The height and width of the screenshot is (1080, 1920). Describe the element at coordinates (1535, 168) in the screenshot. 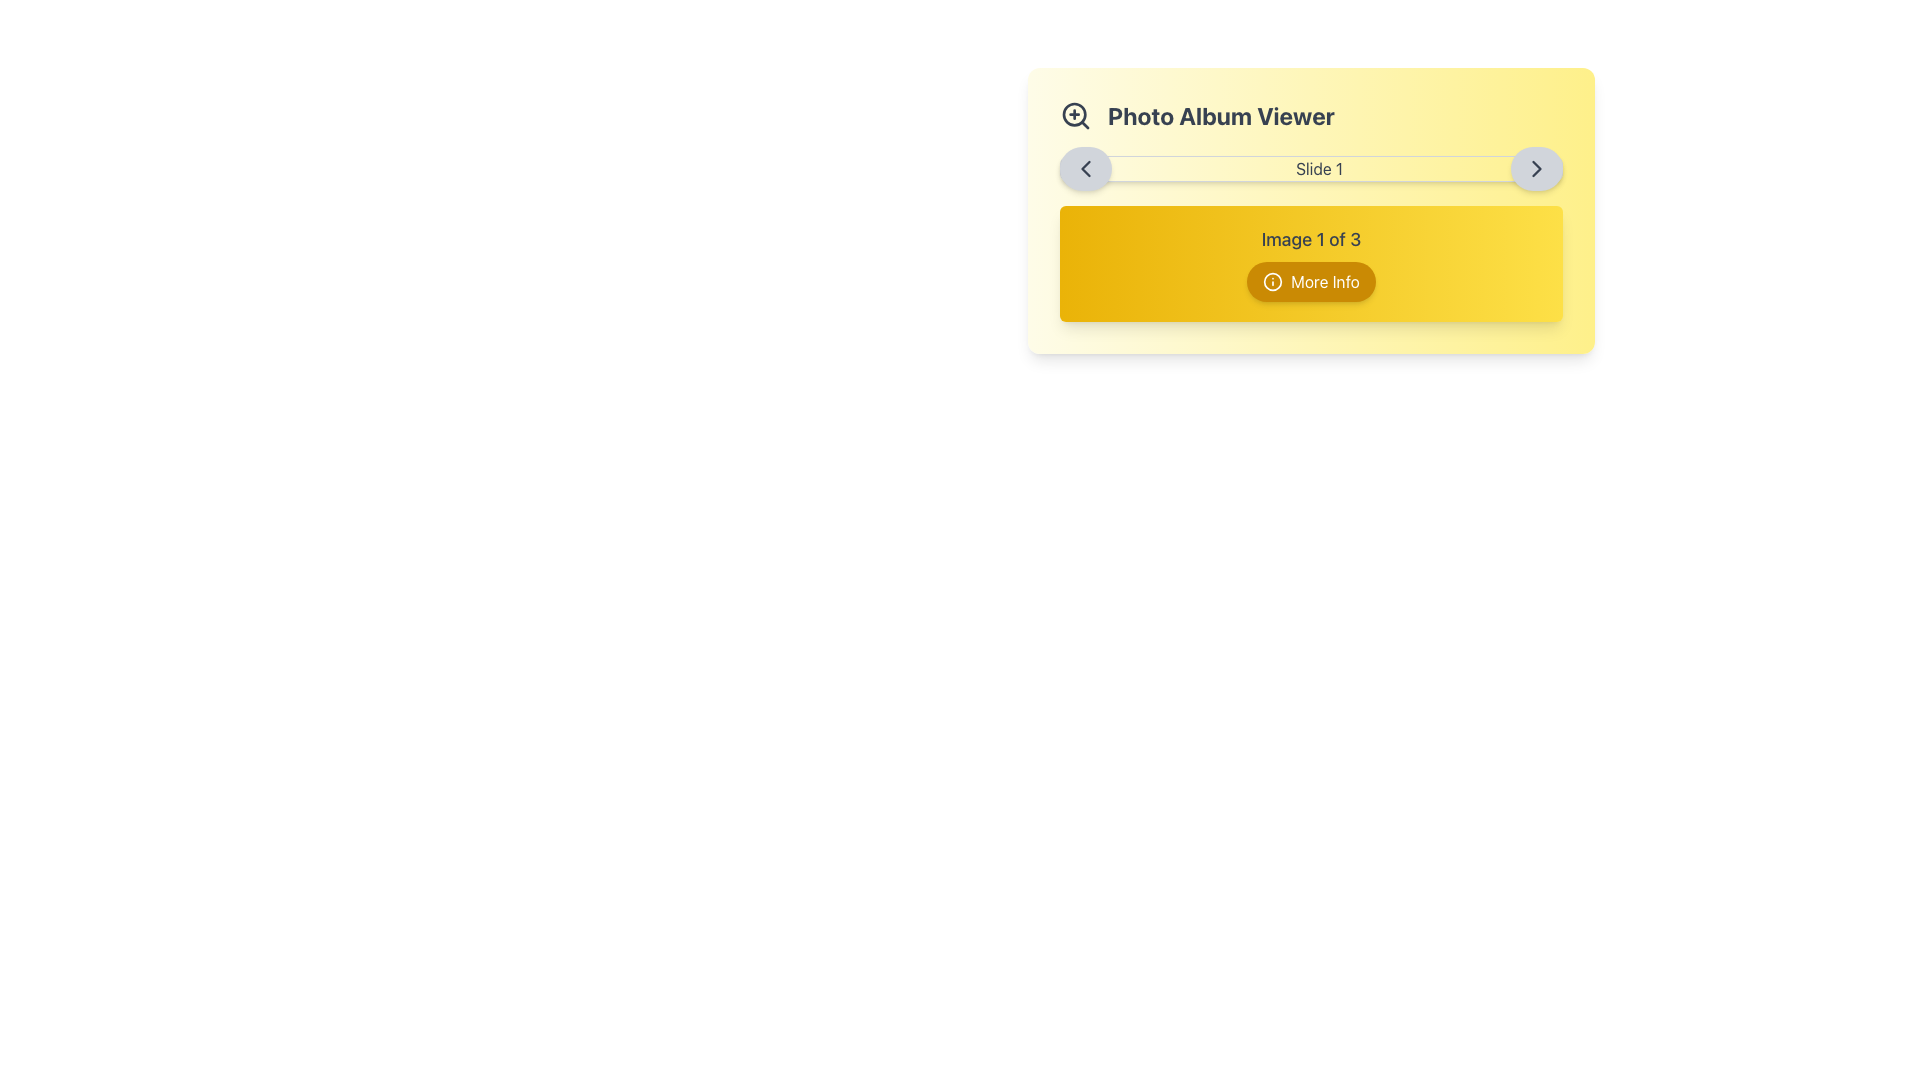

I see `the rightward-pointing chevron icon in the Photo Album Viewer` at that location.